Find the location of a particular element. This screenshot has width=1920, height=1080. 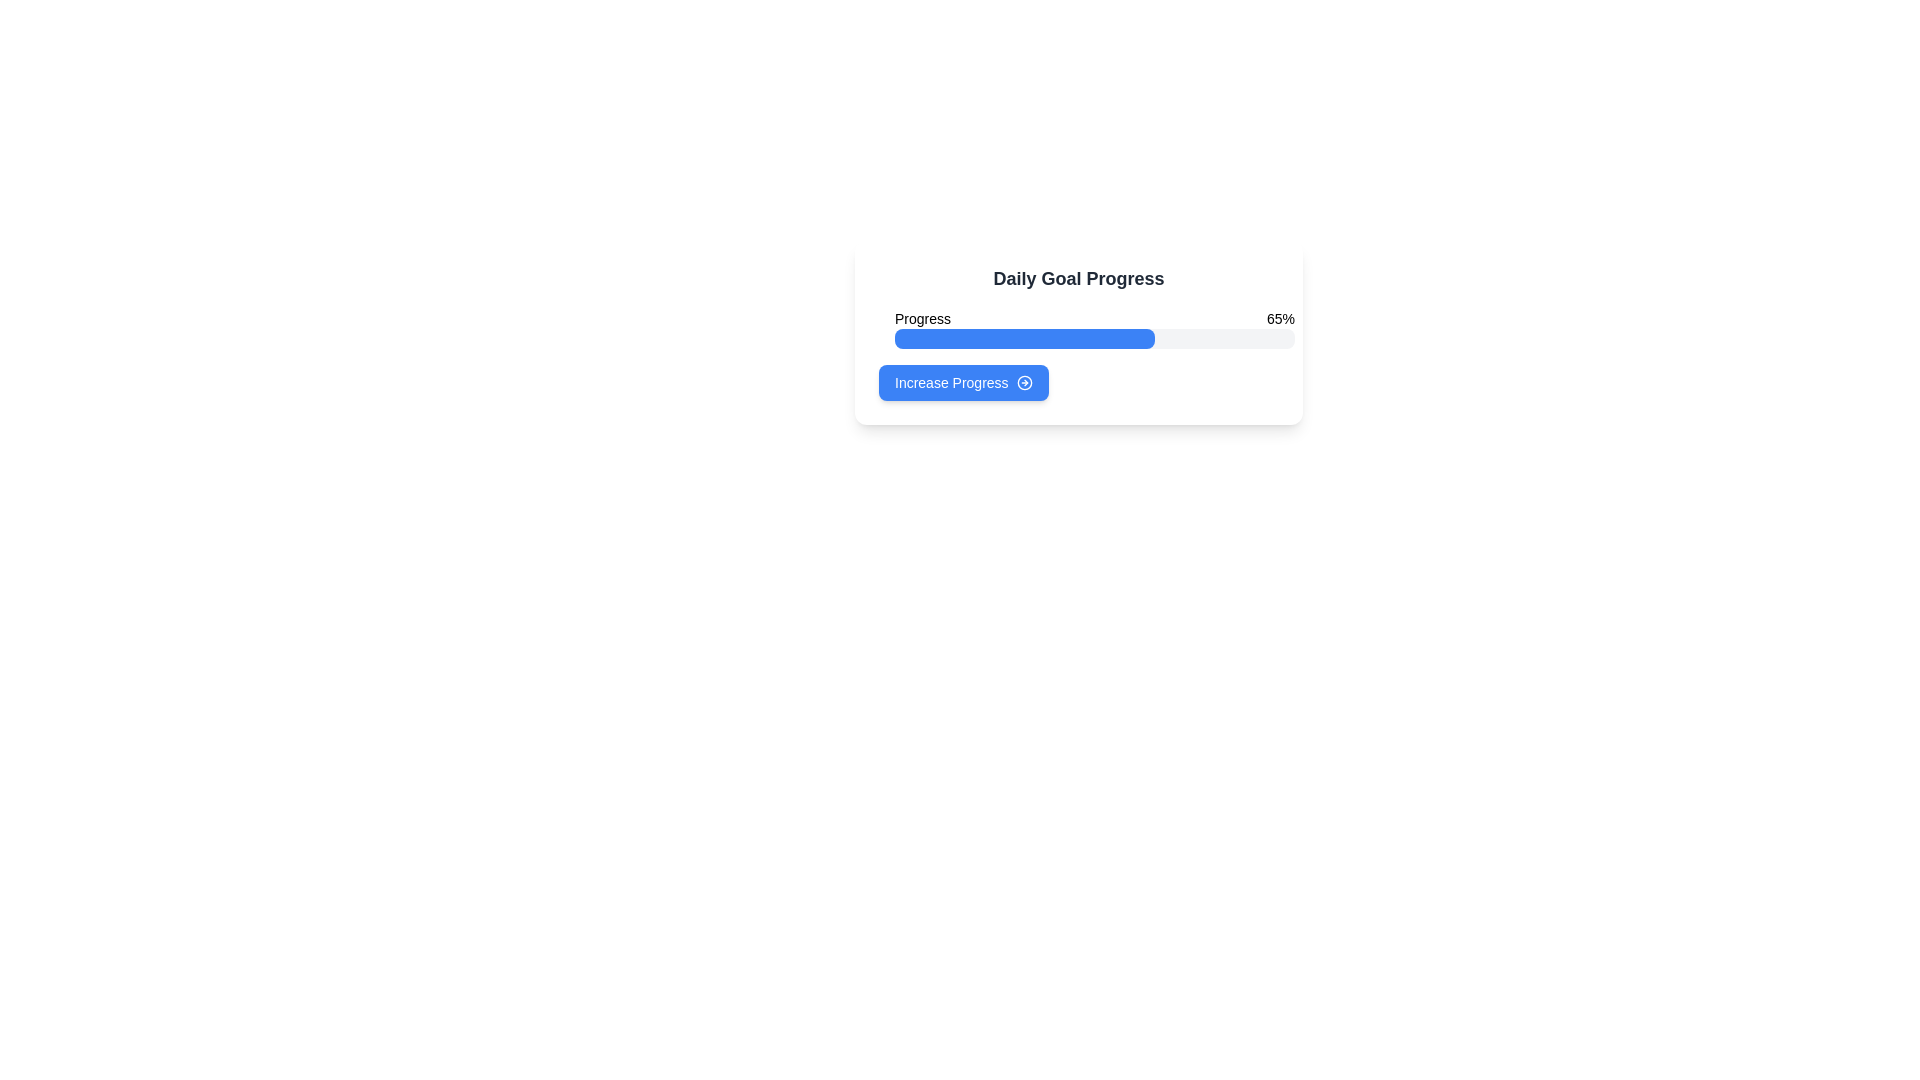

the progress bar that visually represents the completion percentage of a task, currently displaying 65%, located in the 'Daily Goal Progress' section is located at coordinates (1025, 338).